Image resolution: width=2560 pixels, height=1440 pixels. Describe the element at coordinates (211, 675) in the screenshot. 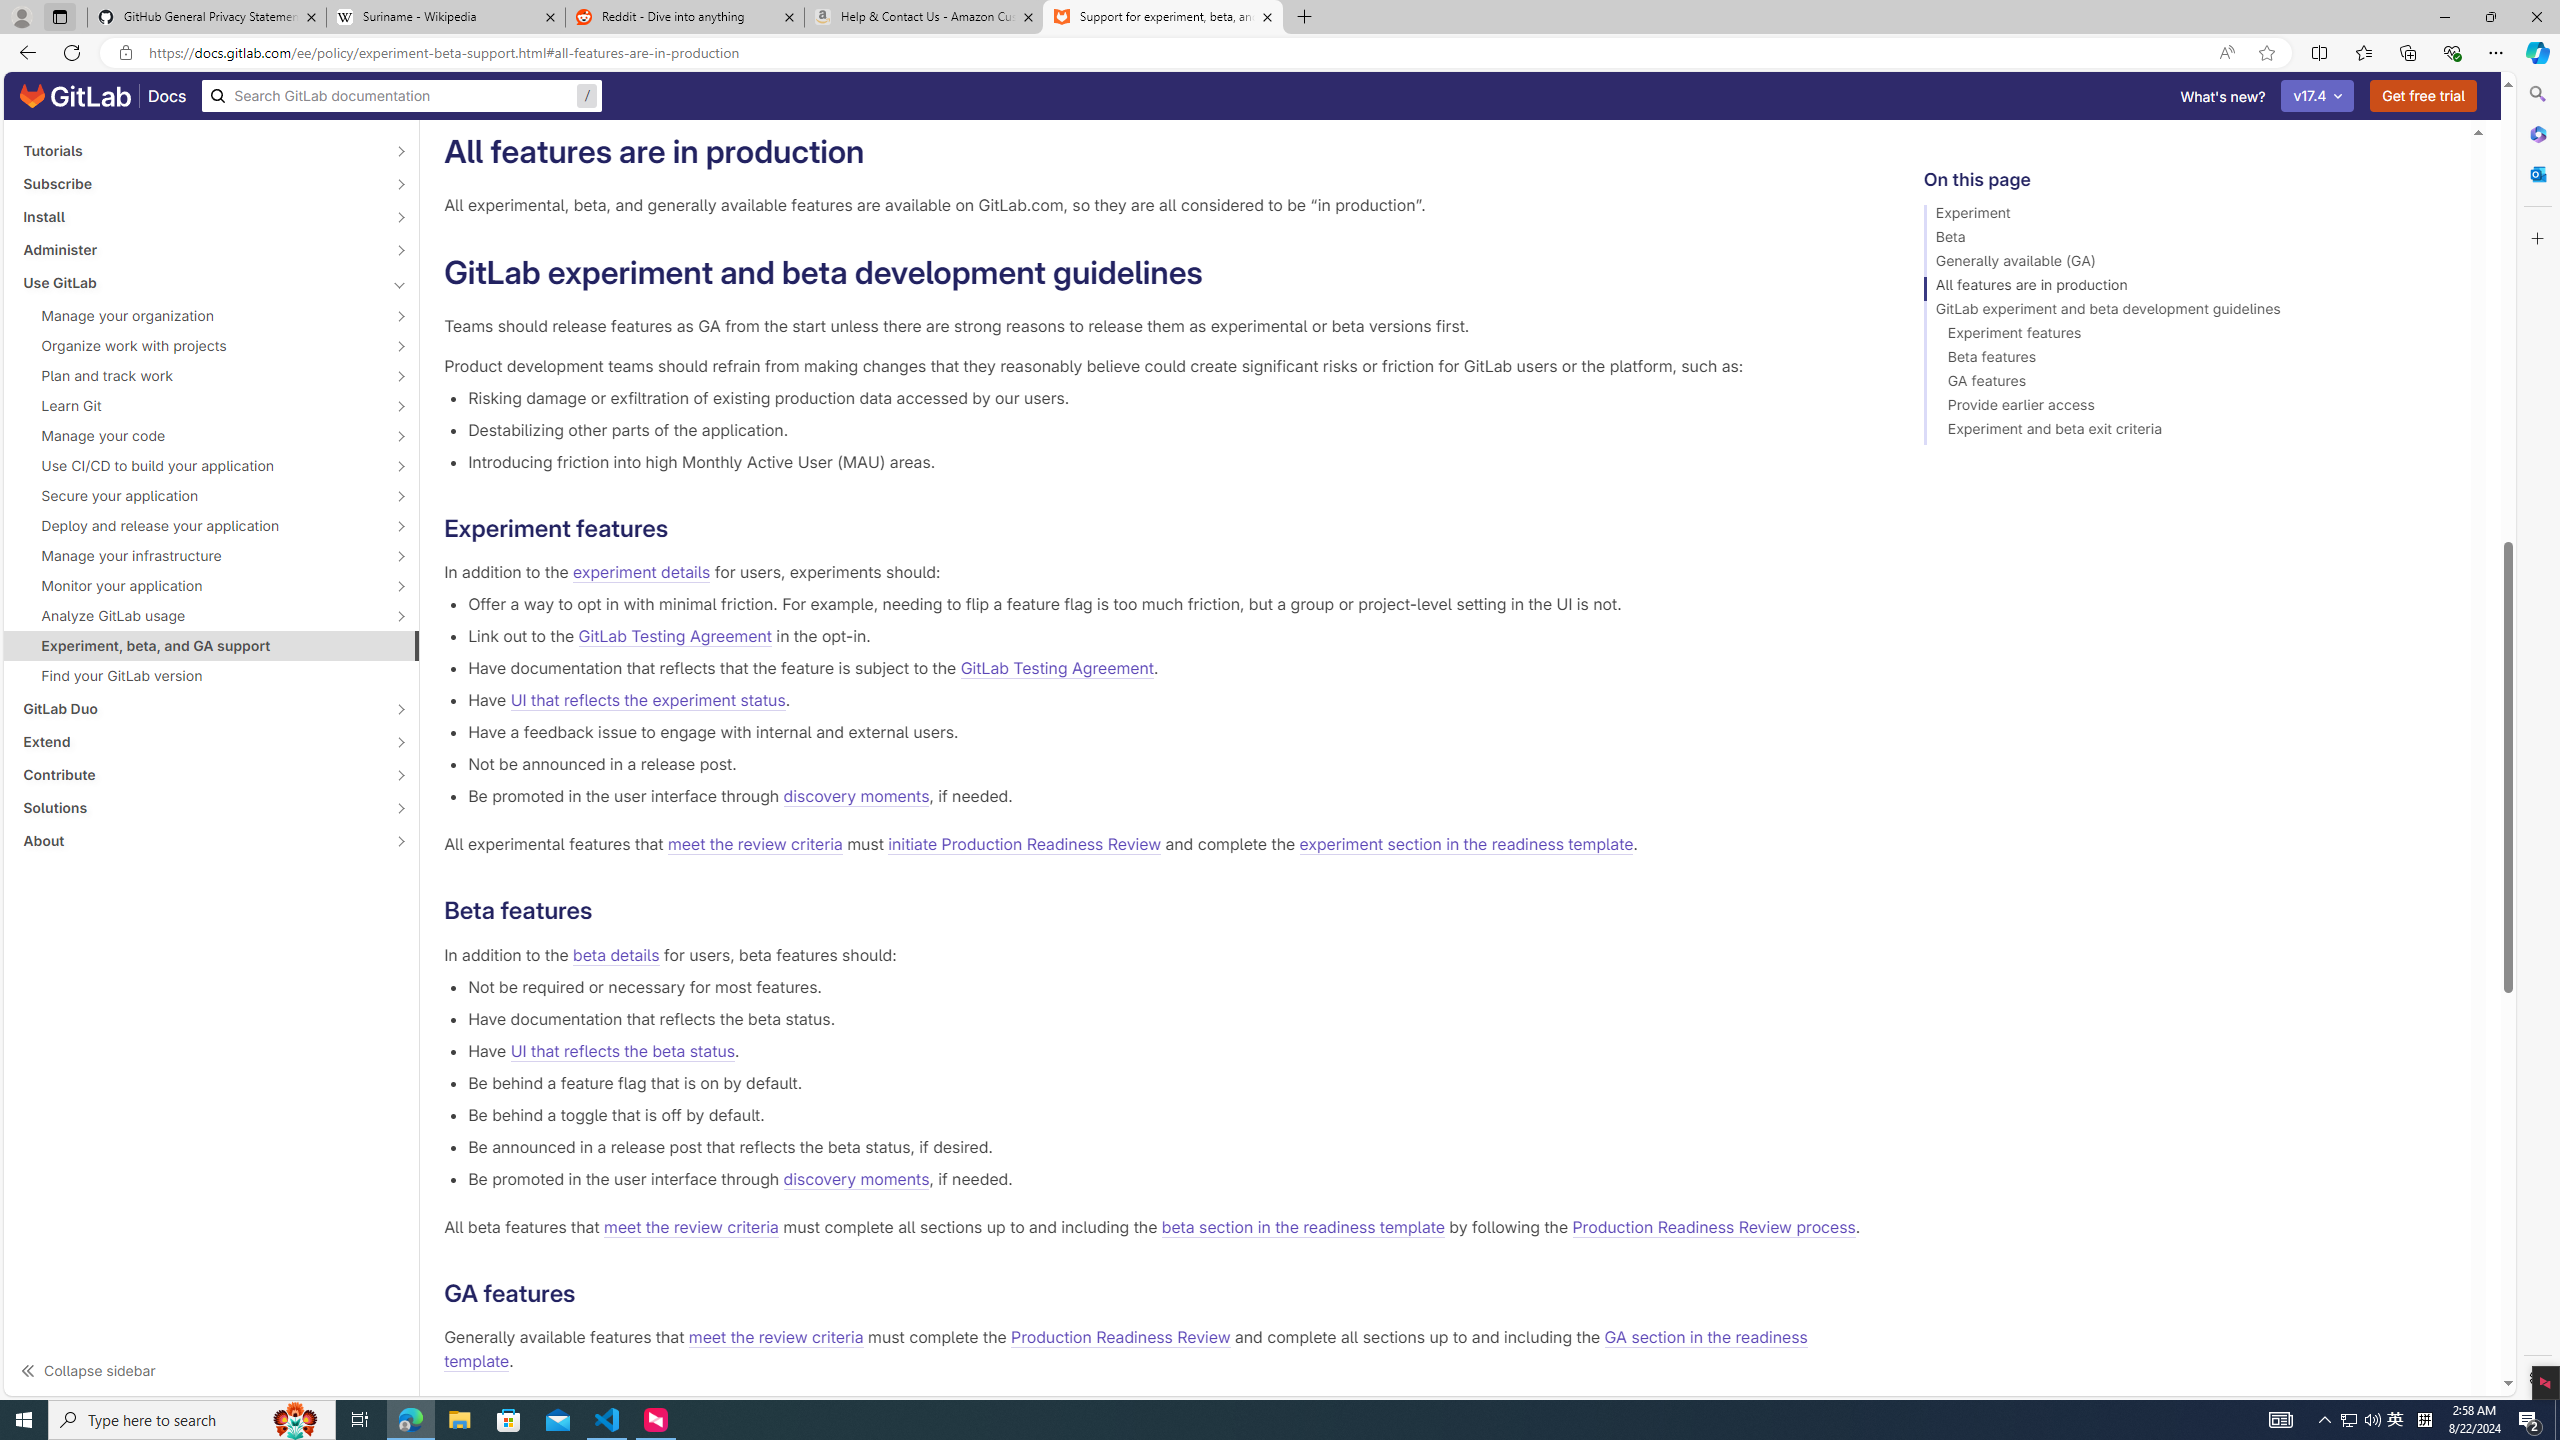

I see `'Find your GitLab version'` at that location.